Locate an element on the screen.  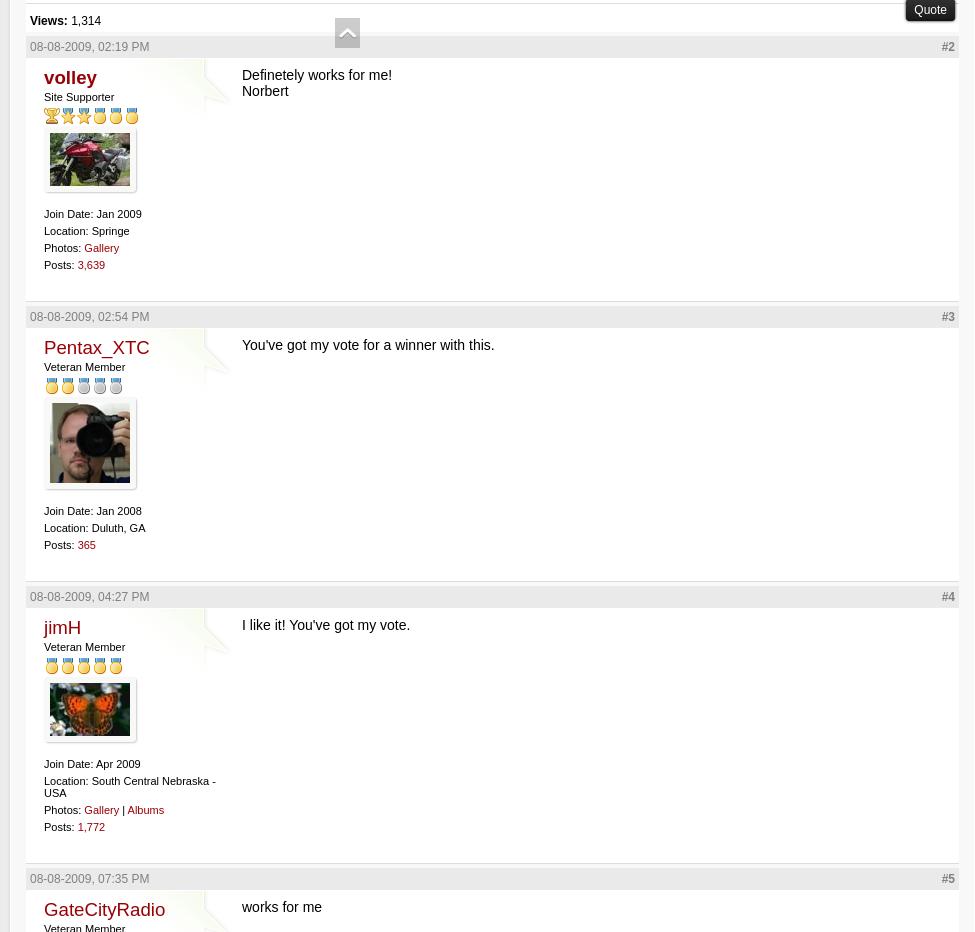
'jimH' is located at coordinates (62, 626).